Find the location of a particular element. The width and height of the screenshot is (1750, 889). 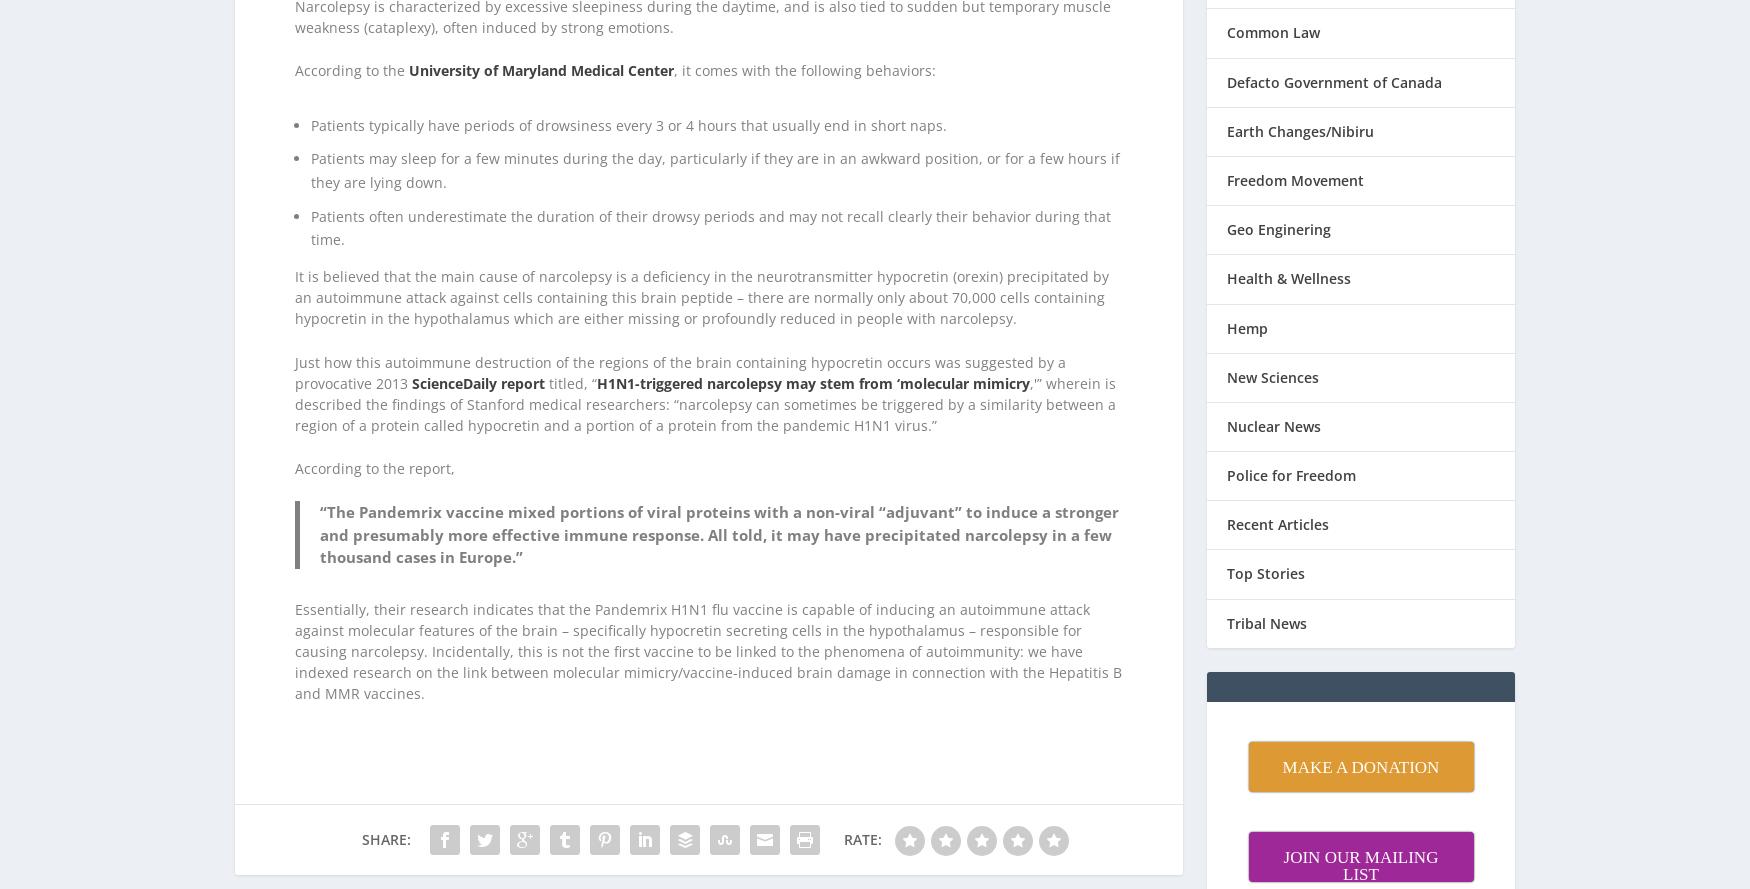

'Geo Enginering' is located at coordinates (1278, 202).